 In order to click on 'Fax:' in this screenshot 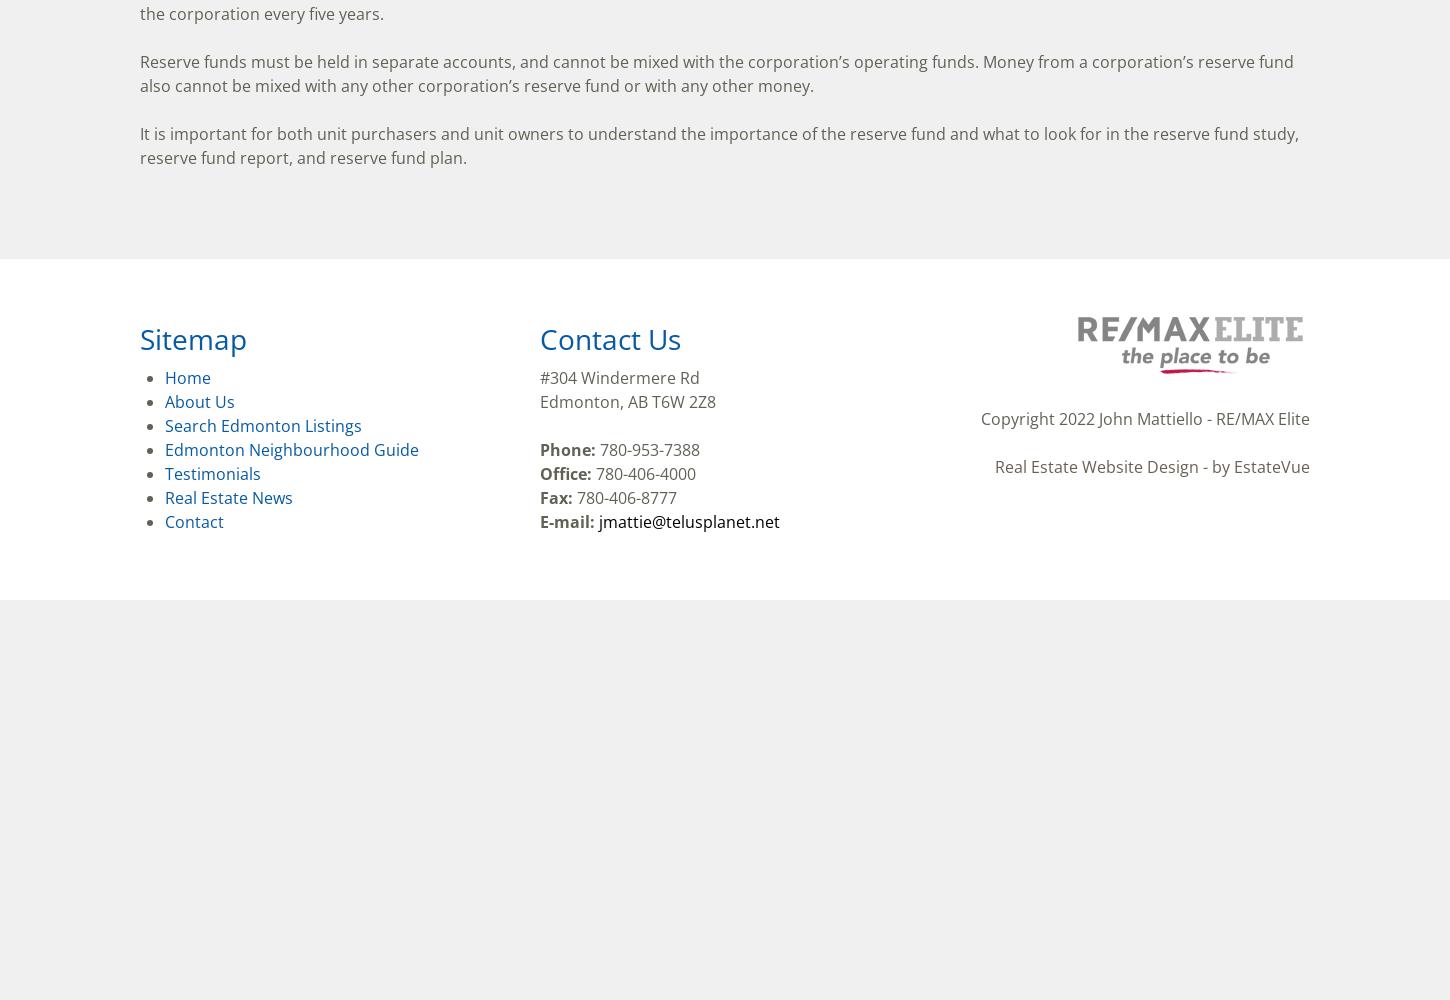, I will do `click(556, 497)`.